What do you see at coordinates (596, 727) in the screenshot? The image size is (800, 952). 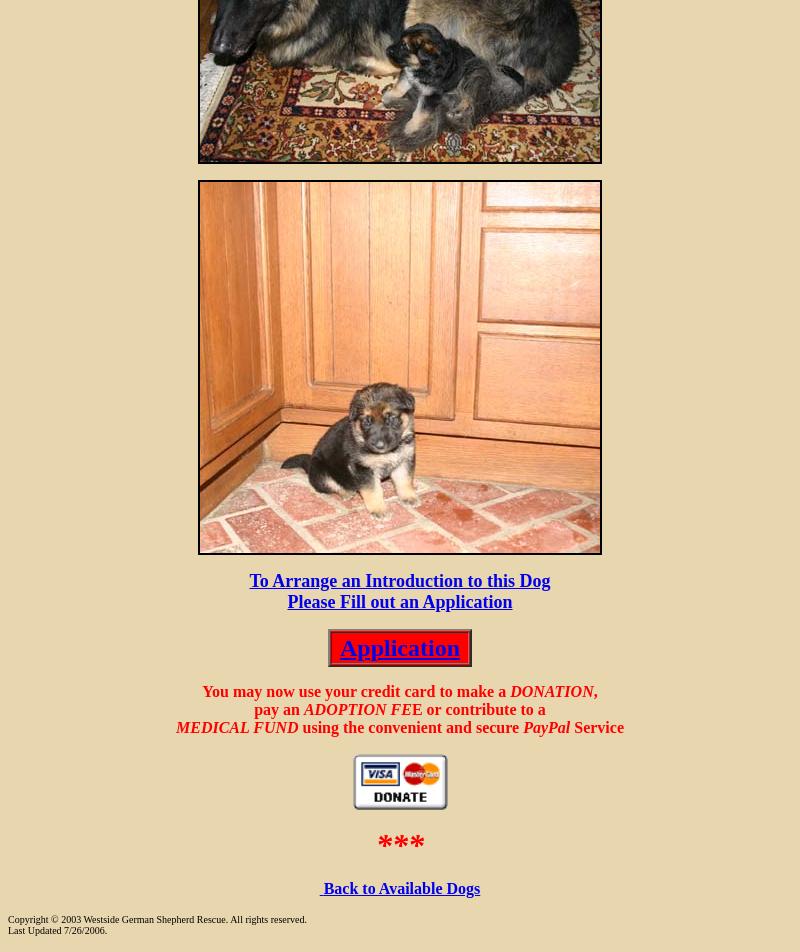 I see `'Service'` at bounding box center [596, 727].